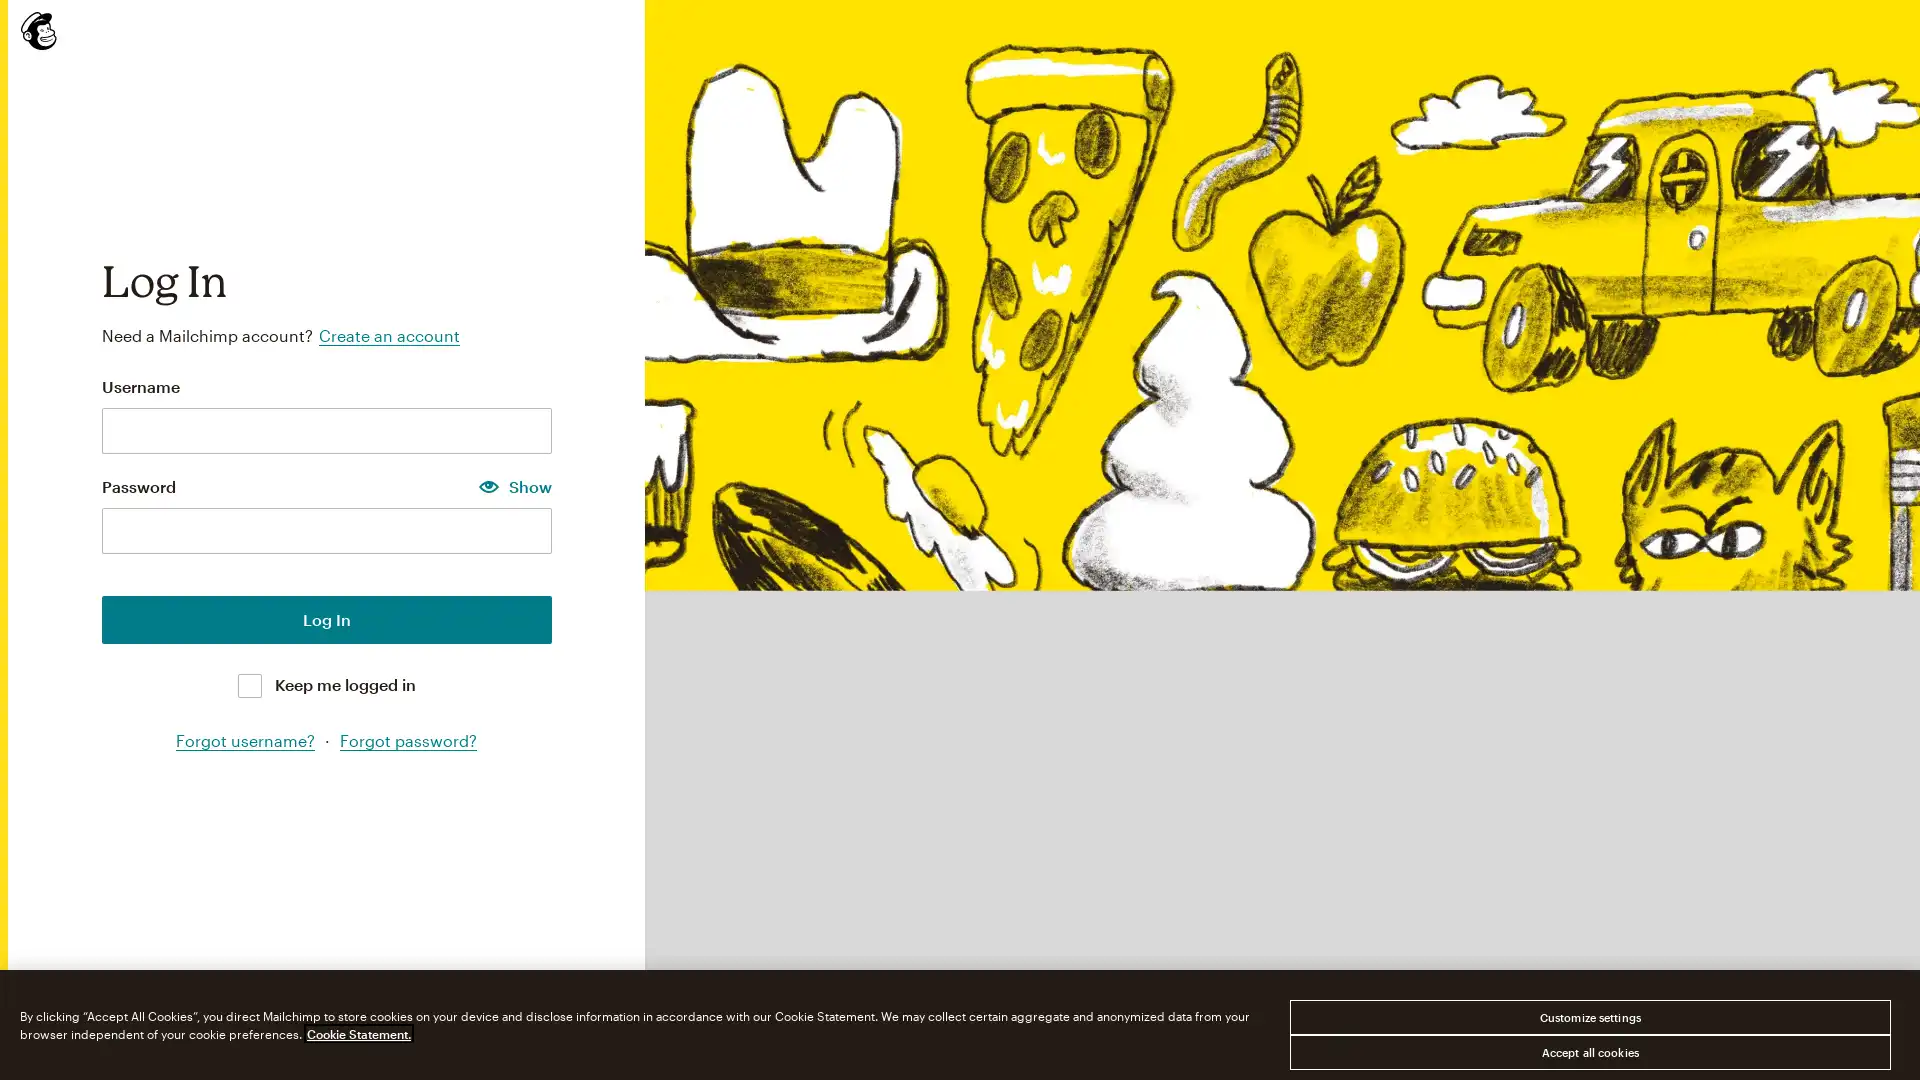  I want to click on Accept all cookies, so click(1588, 1051).